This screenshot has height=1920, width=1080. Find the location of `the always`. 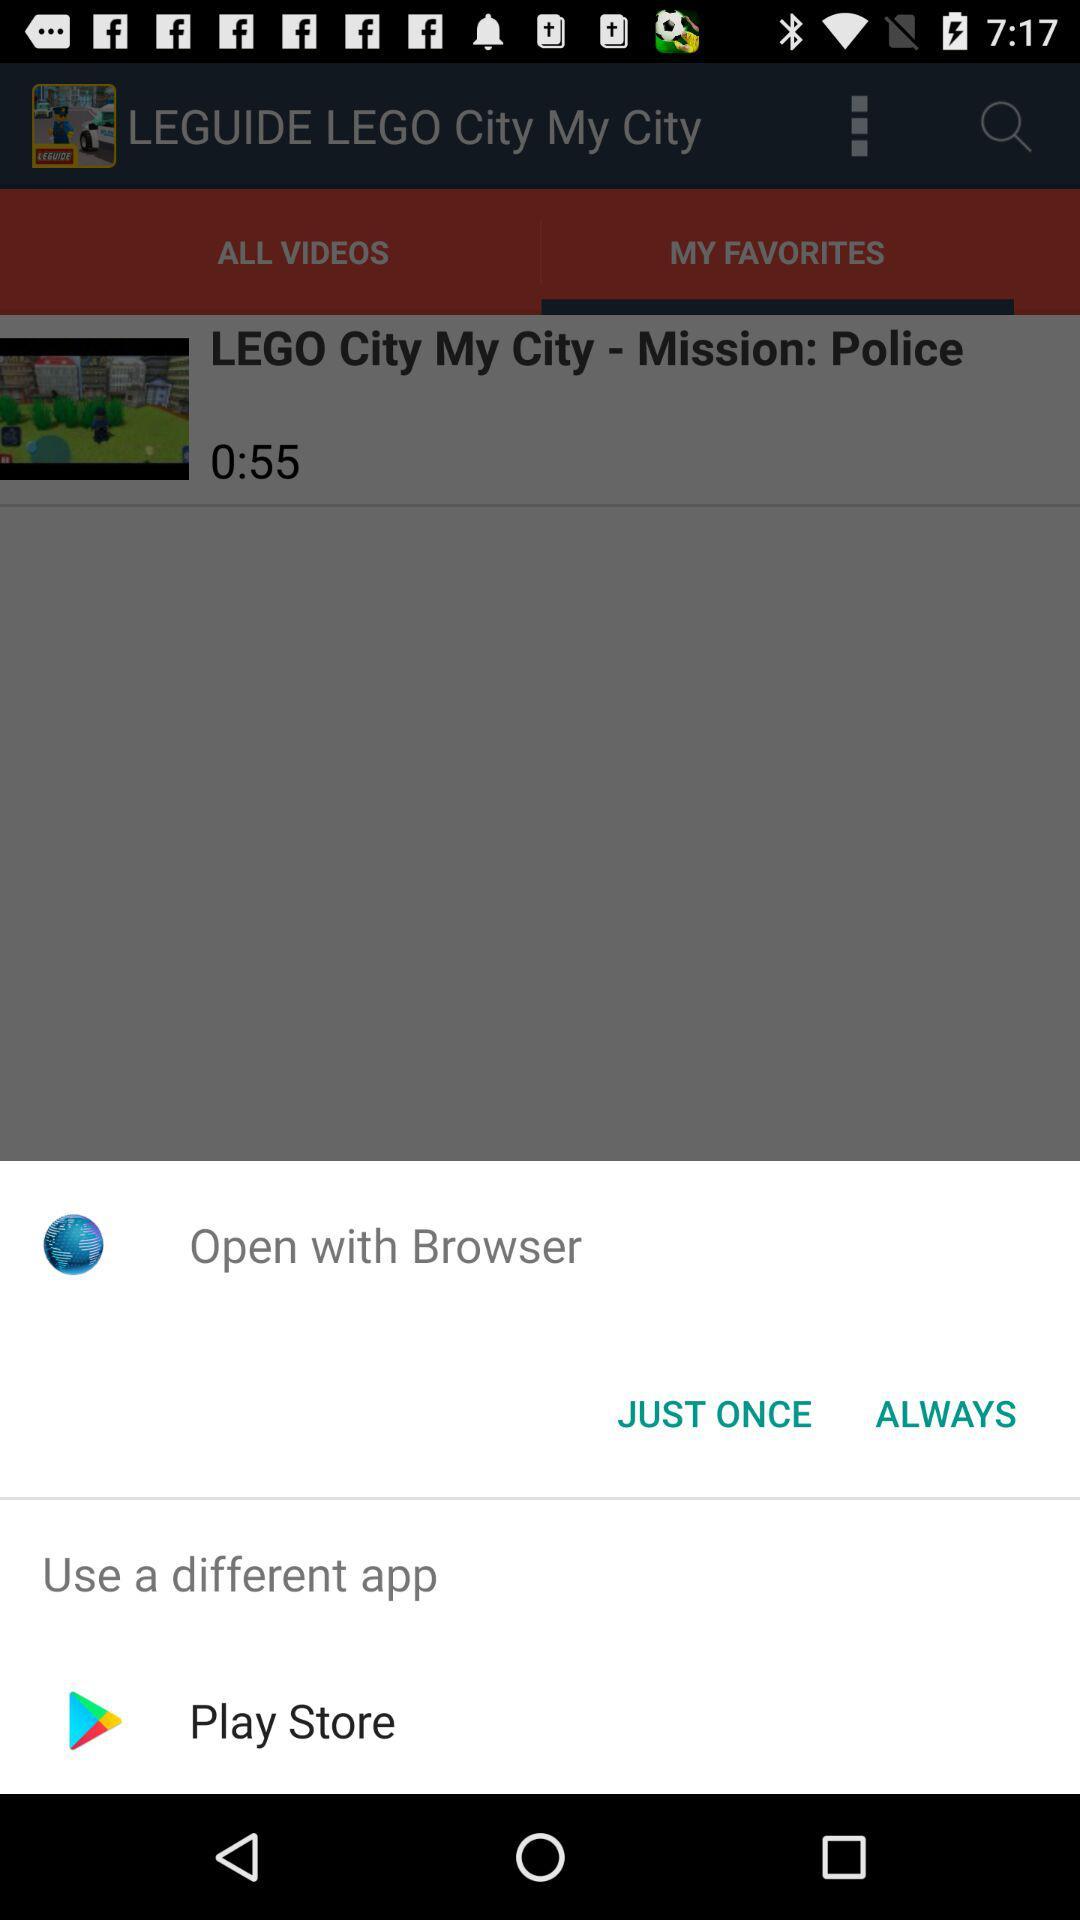

the always is located at coordinates (945, 1411).